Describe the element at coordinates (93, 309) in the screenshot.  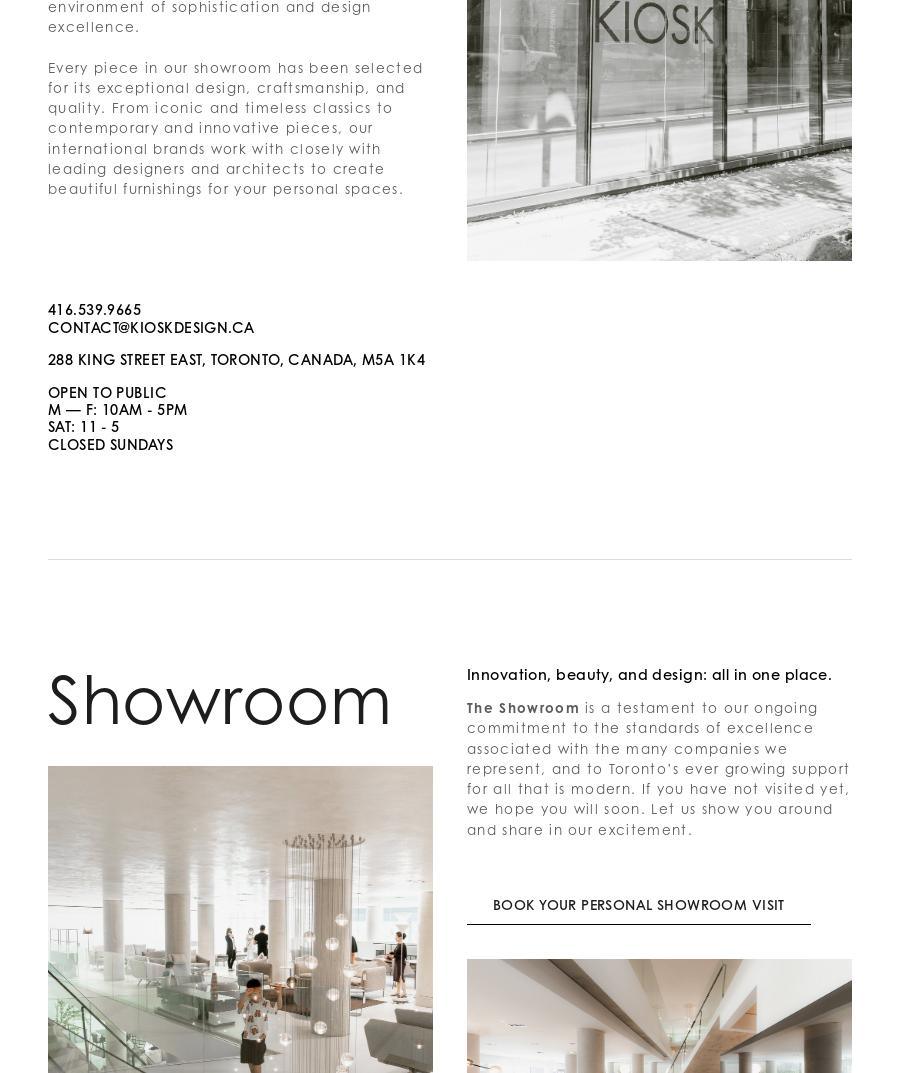
I see `'416.539.9665'` at that location.